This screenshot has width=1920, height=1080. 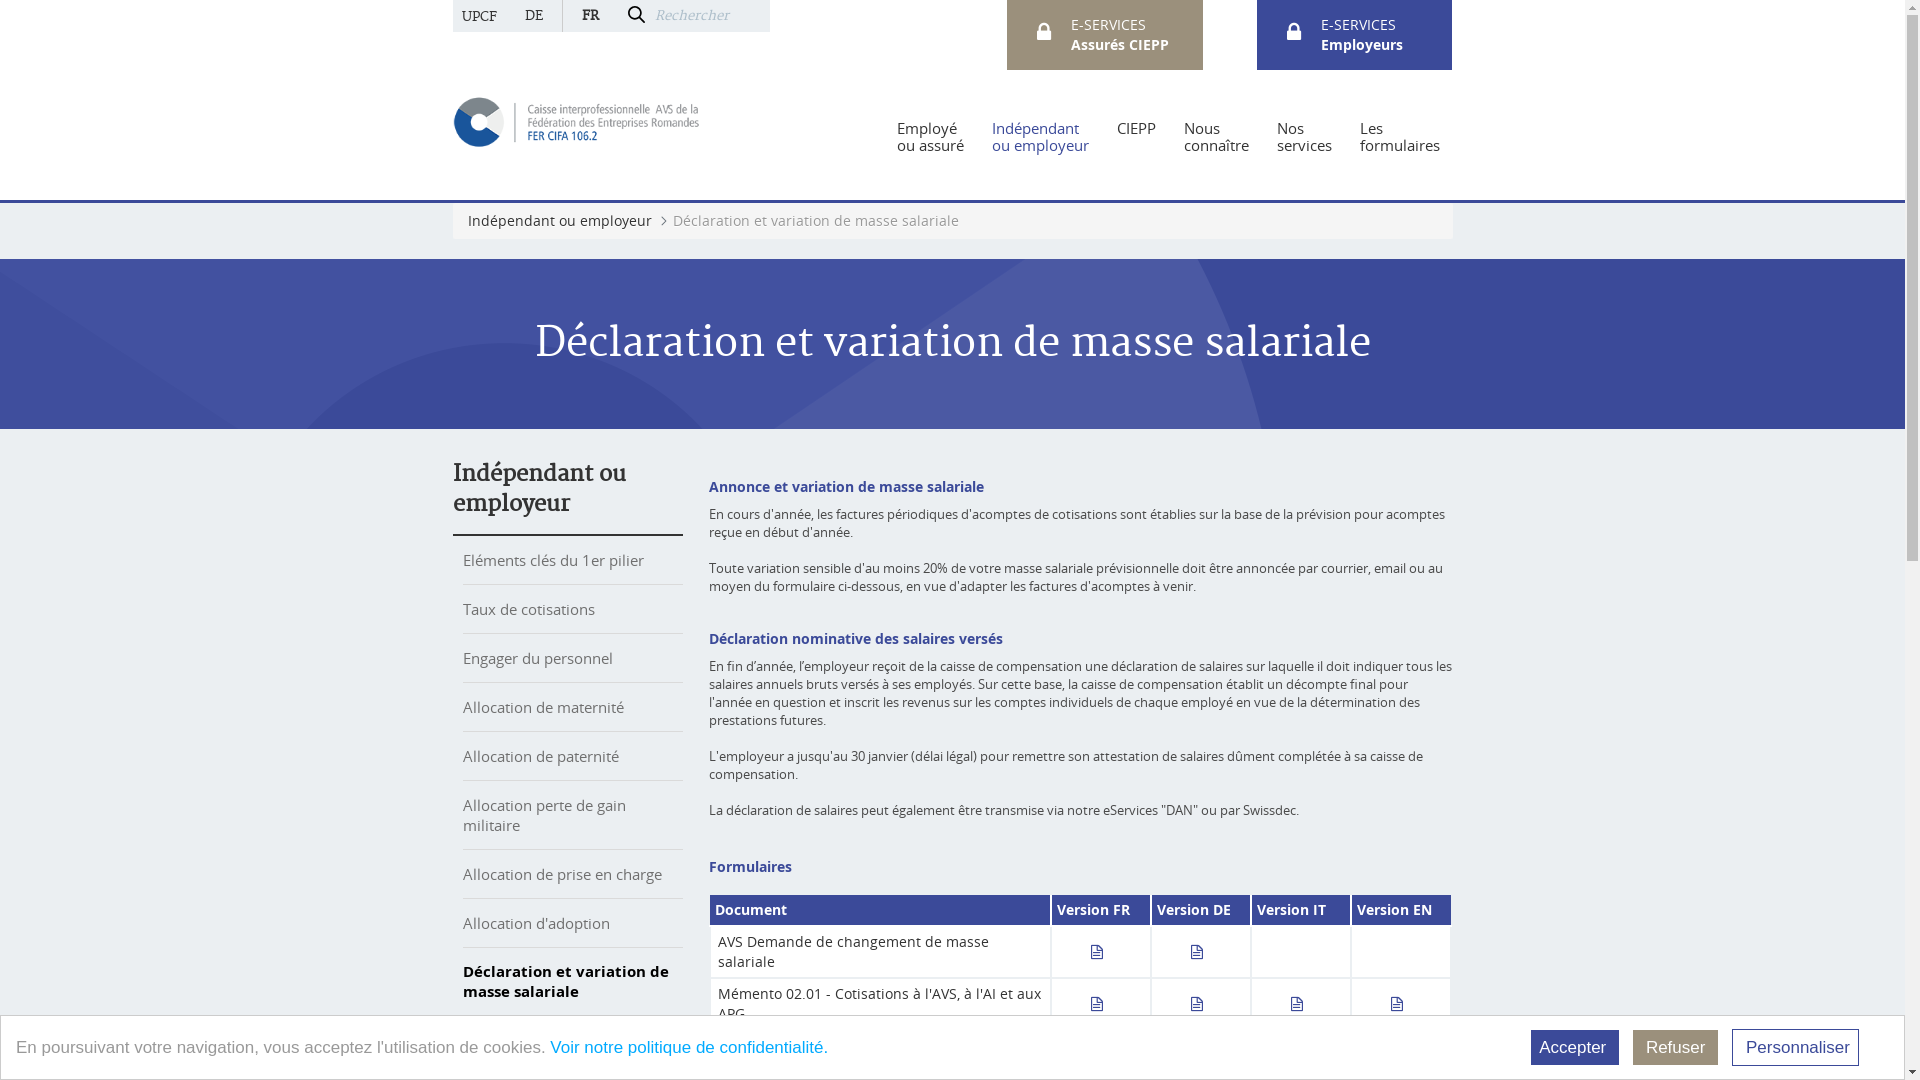 I want to click on 'Rechercher', so click(x=710, y=15).